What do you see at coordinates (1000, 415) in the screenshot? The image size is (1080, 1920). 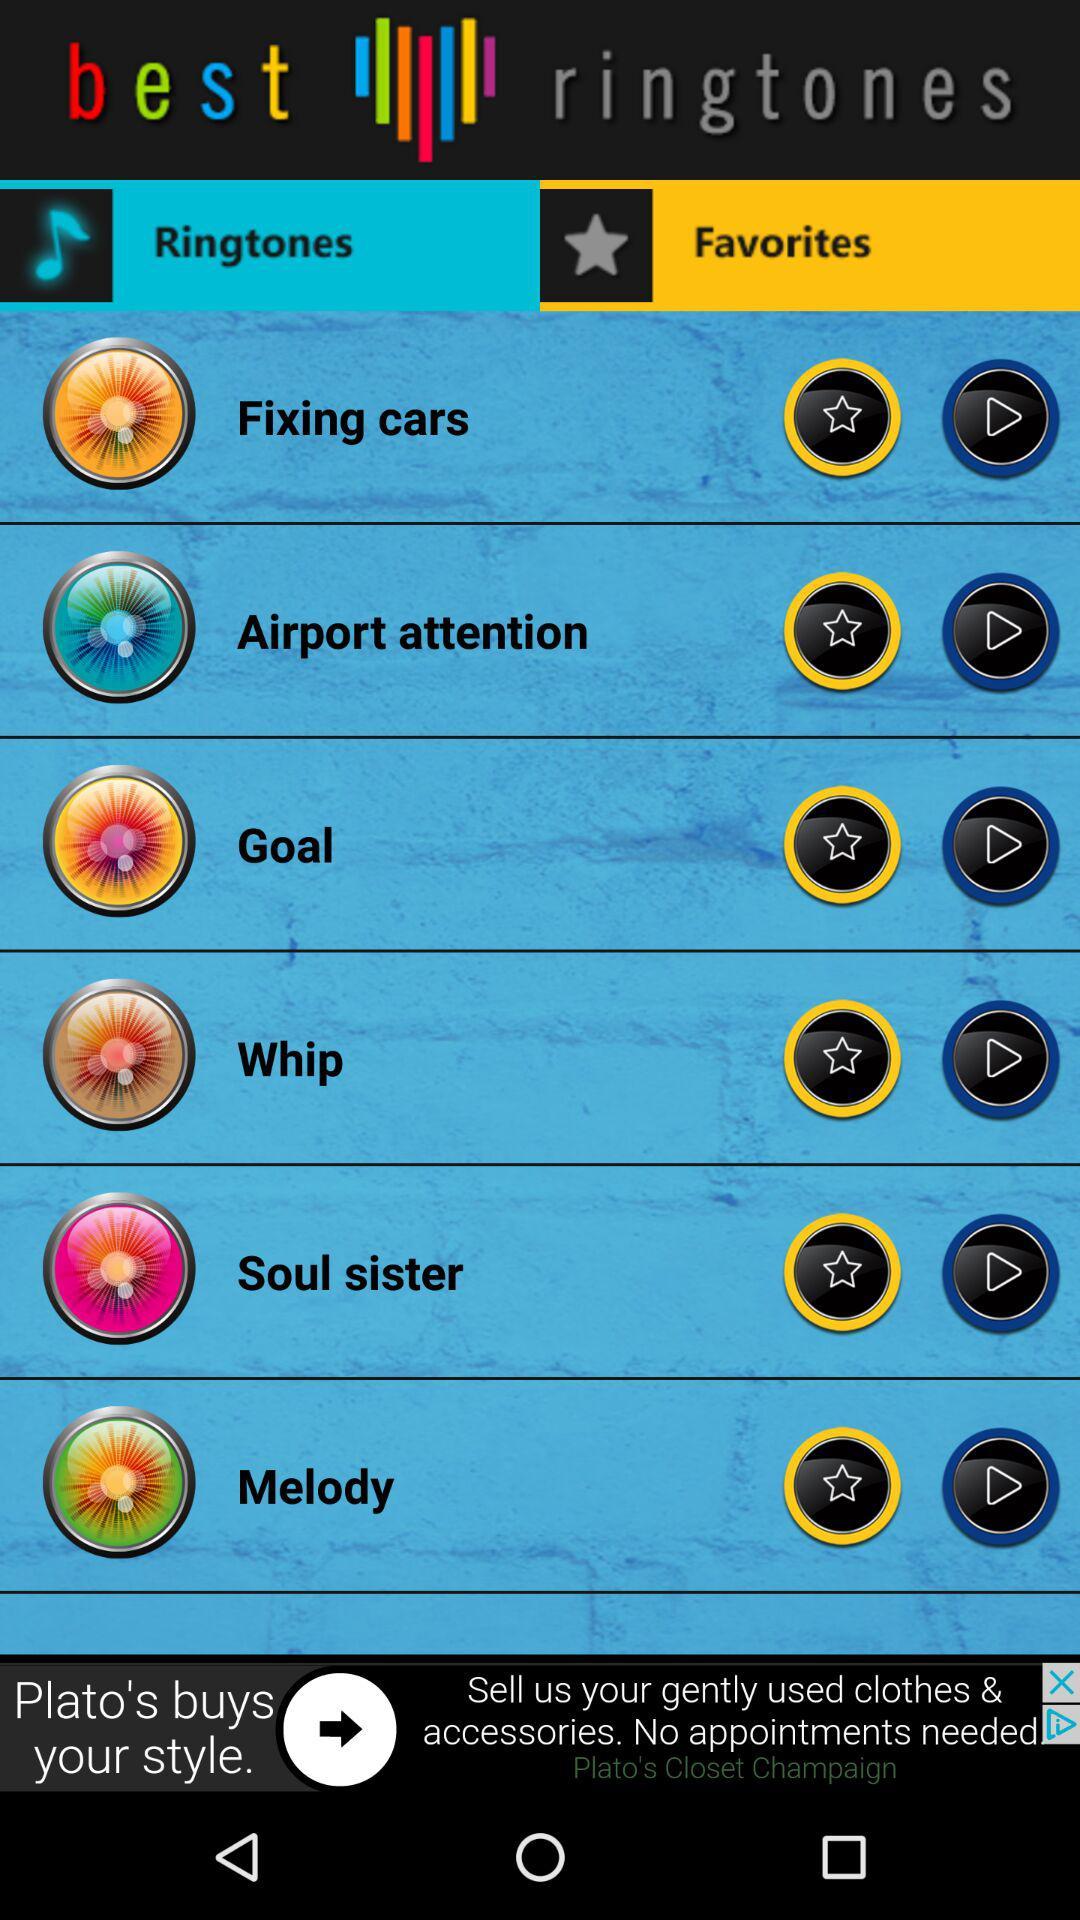 I see `the article` at bounding box center [1000, 415].